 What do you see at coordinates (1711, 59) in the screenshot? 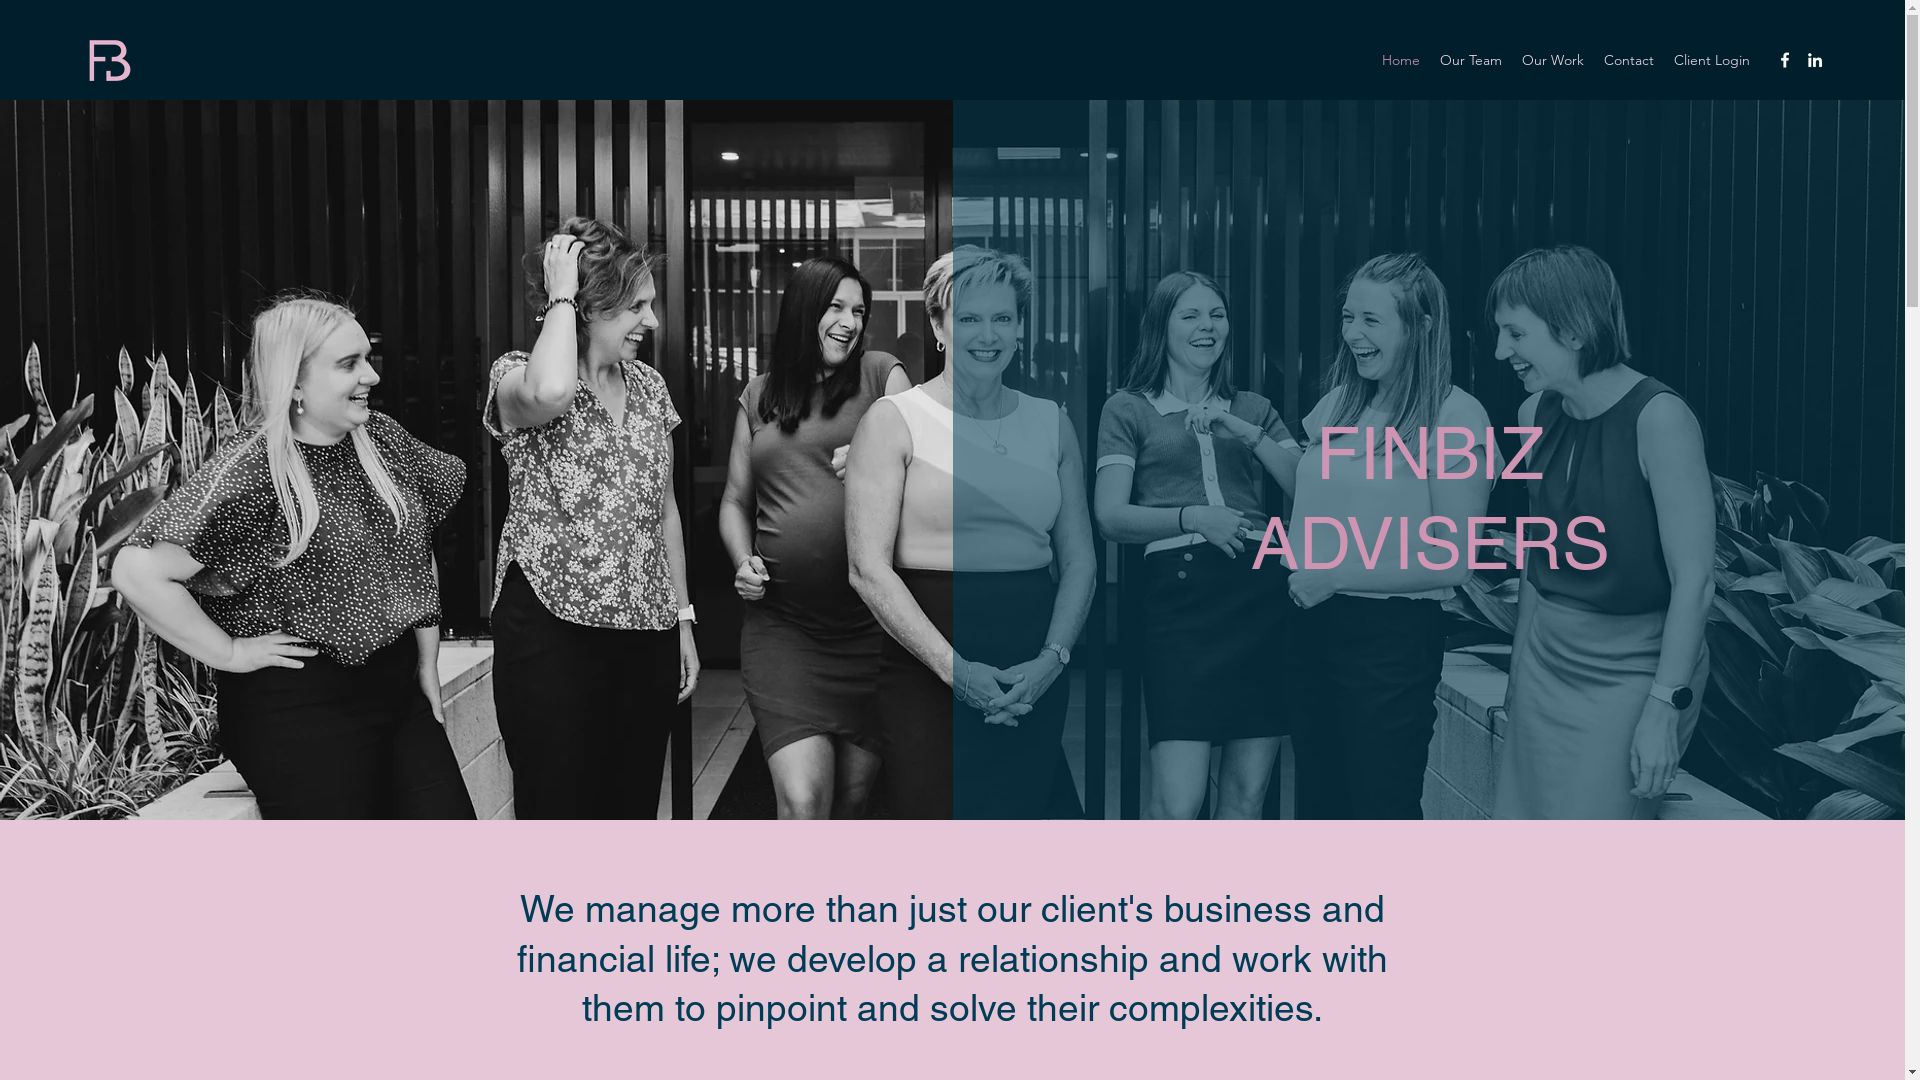
I see `'Client Login'` at bounding box center [1711, 59].